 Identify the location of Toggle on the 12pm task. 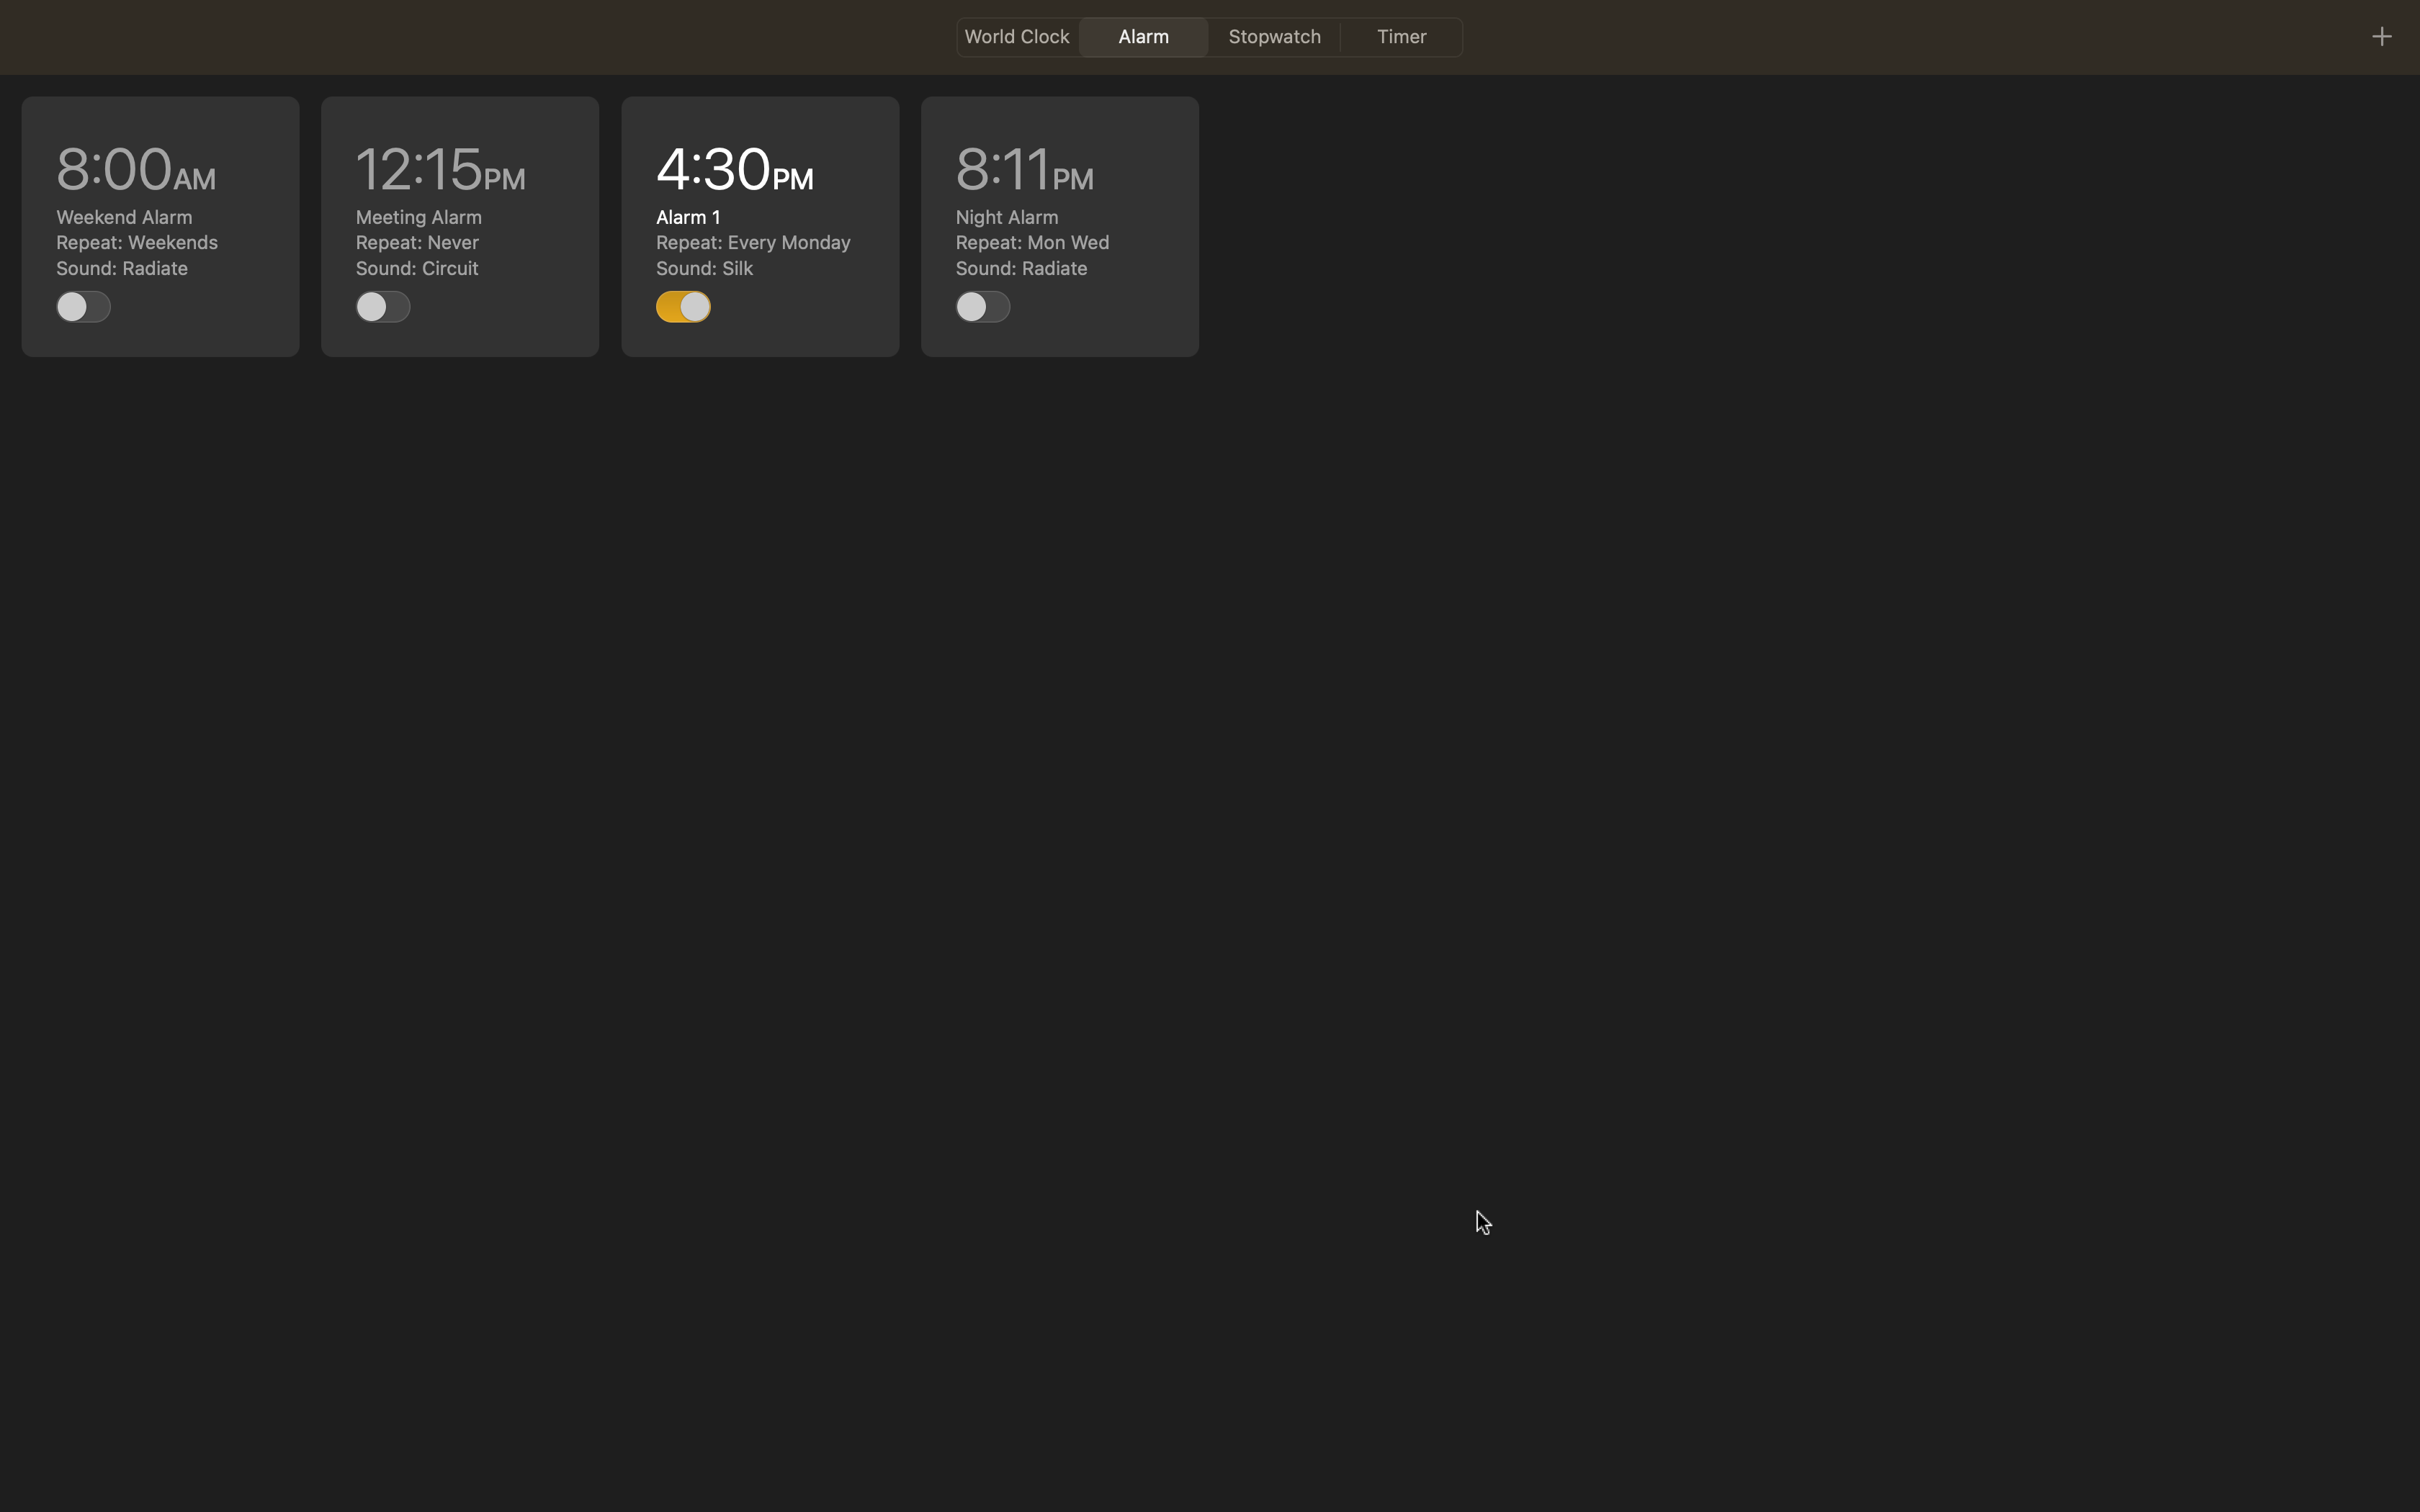
(383, 305).